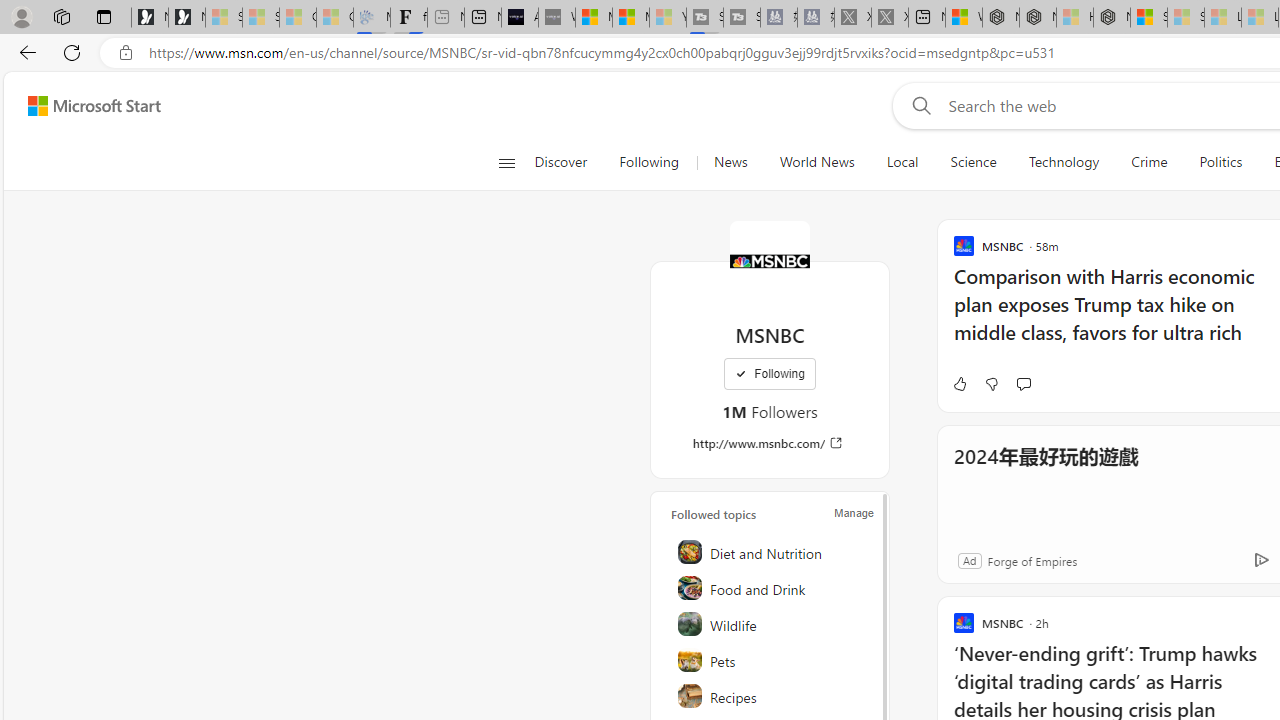 This screenshot has height=720, width=1280. I want to click on 'Local', so click(901, 162).